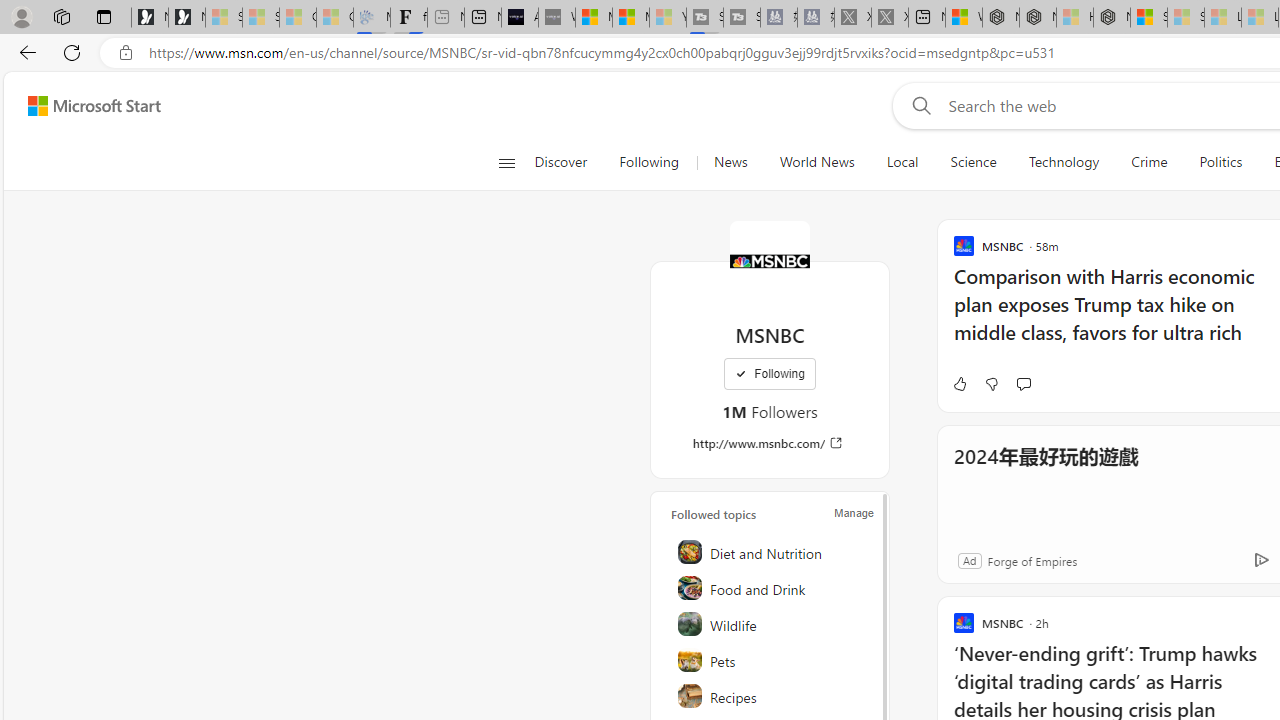 This screenshot has height=720, width=1280. I want to click on 'Local', so click(901, 162).